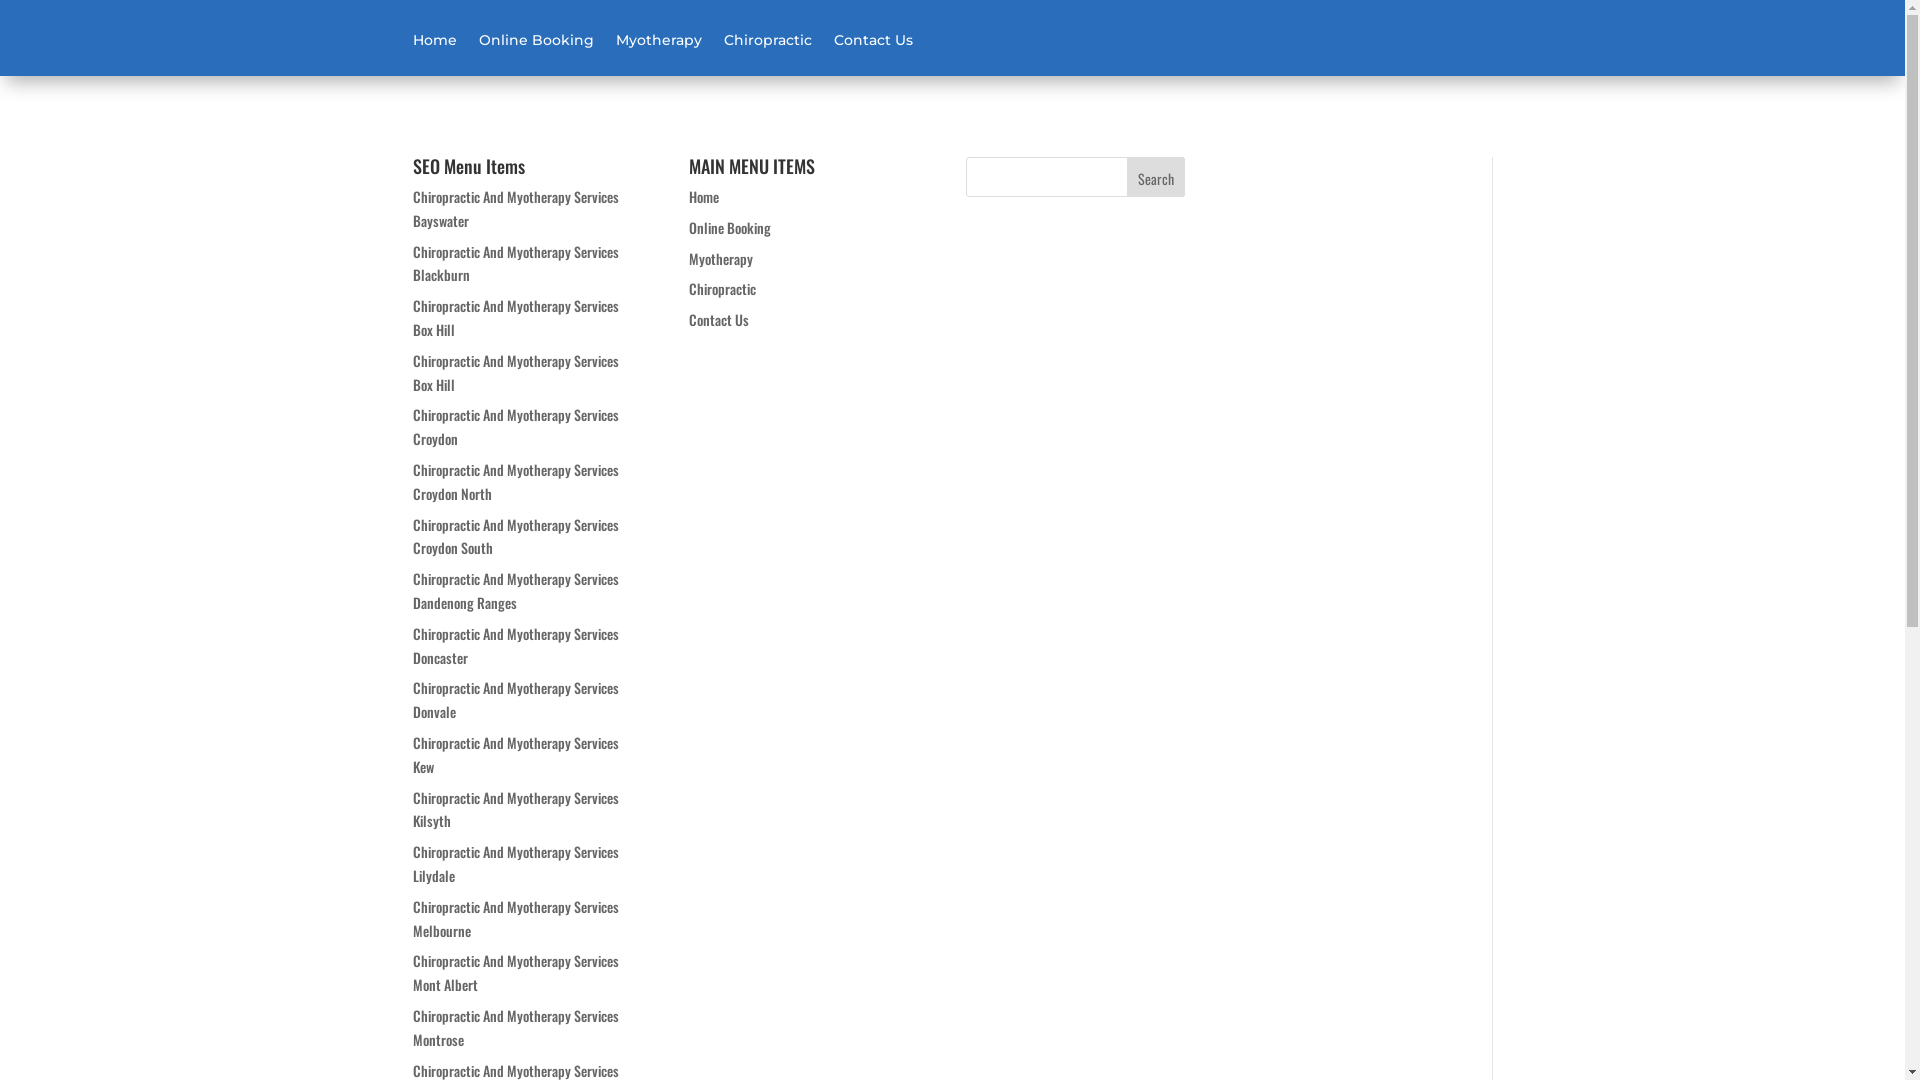  Describe the element at coordinates (614, 53) in the screenshot. I see `'Myotherapy'` at that location.